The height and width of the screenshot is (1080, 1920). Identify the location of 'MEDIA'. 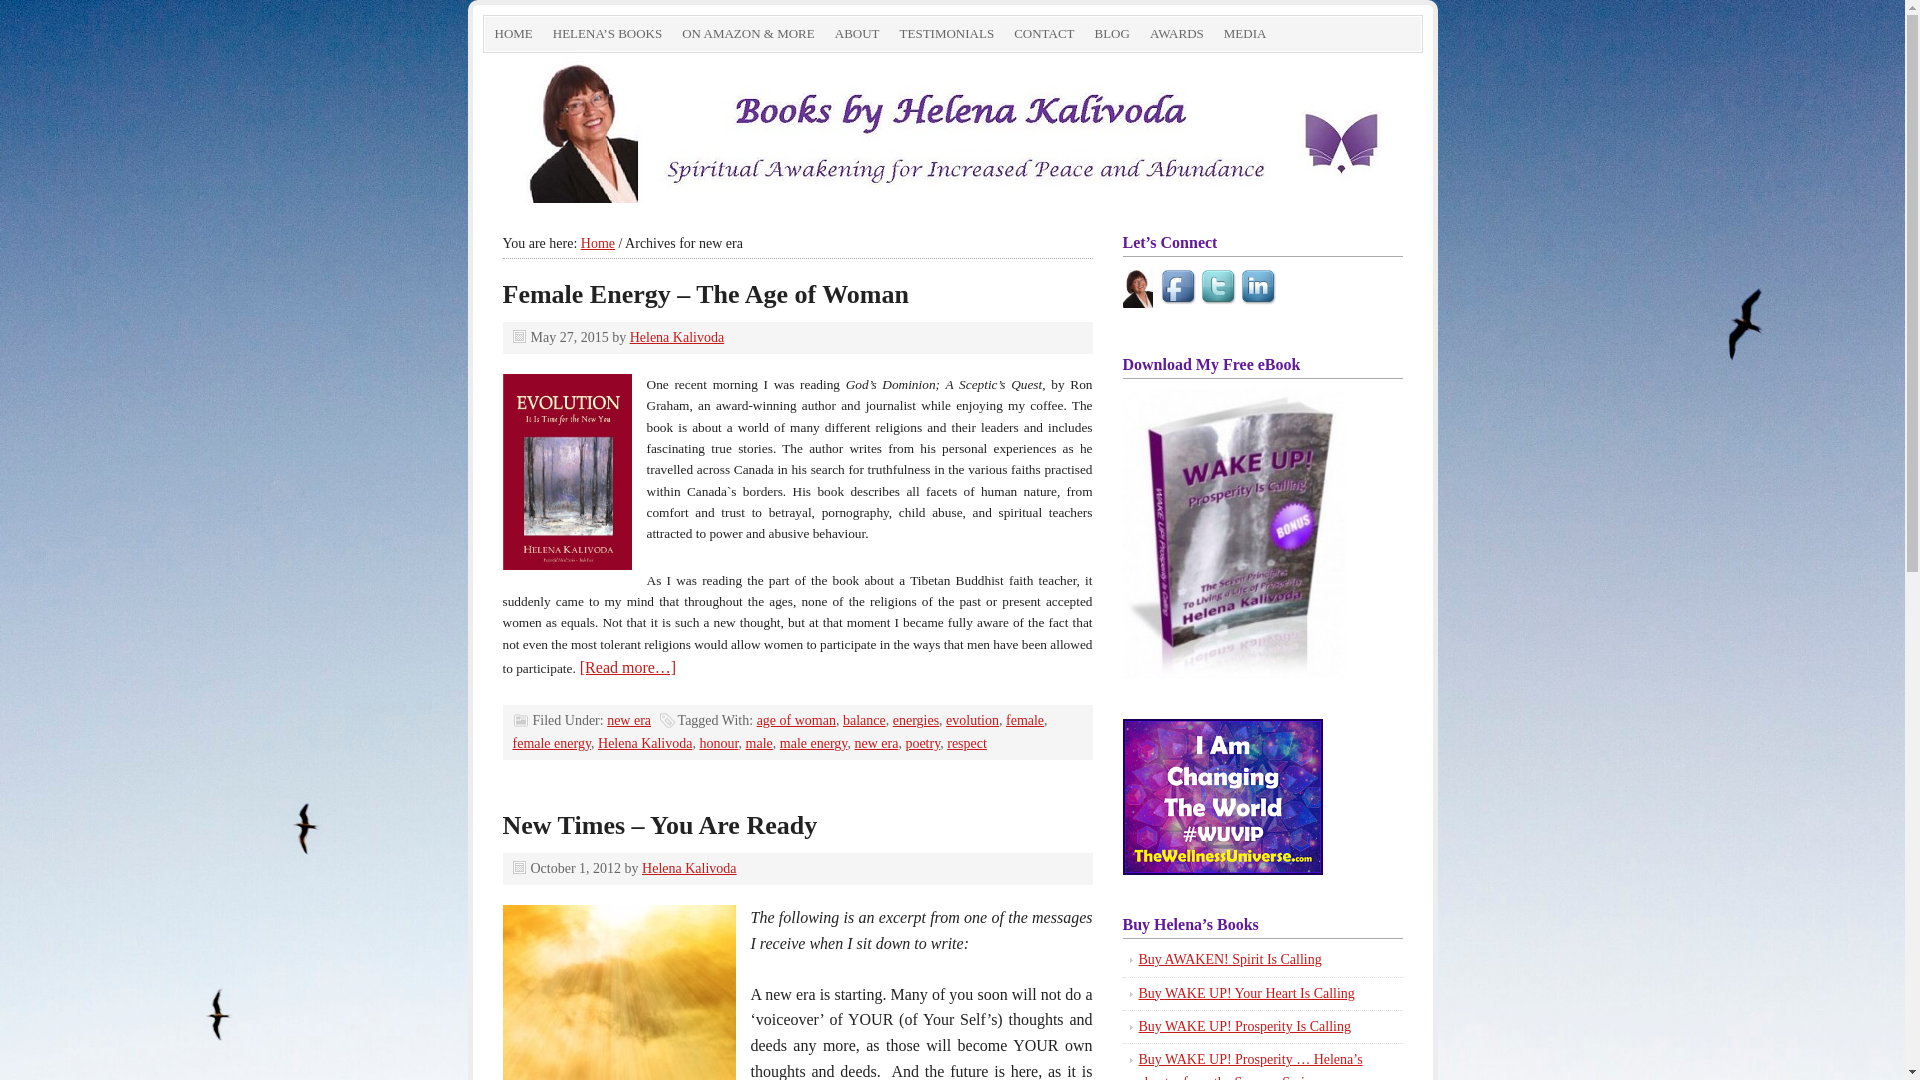
(1213, 34).